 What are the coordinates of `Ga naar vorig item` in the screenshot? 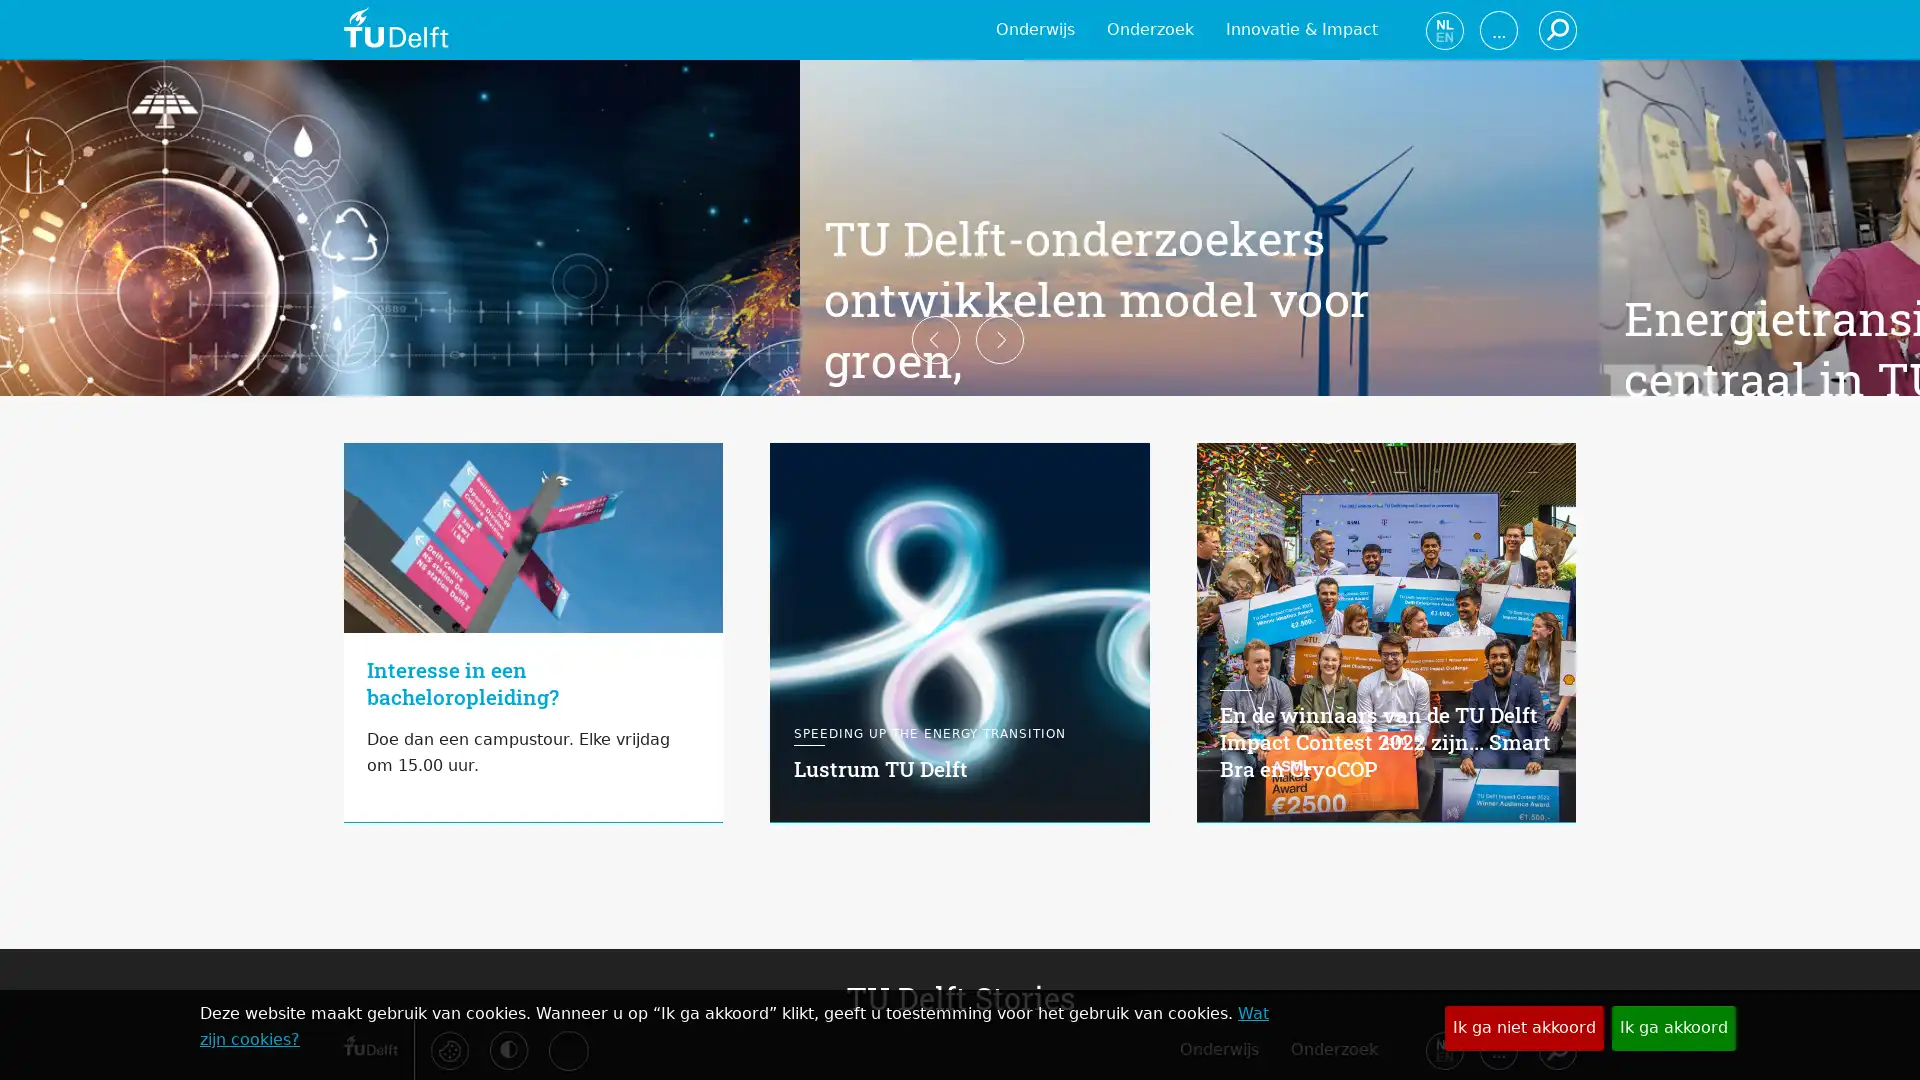 It's located at (311, 540).